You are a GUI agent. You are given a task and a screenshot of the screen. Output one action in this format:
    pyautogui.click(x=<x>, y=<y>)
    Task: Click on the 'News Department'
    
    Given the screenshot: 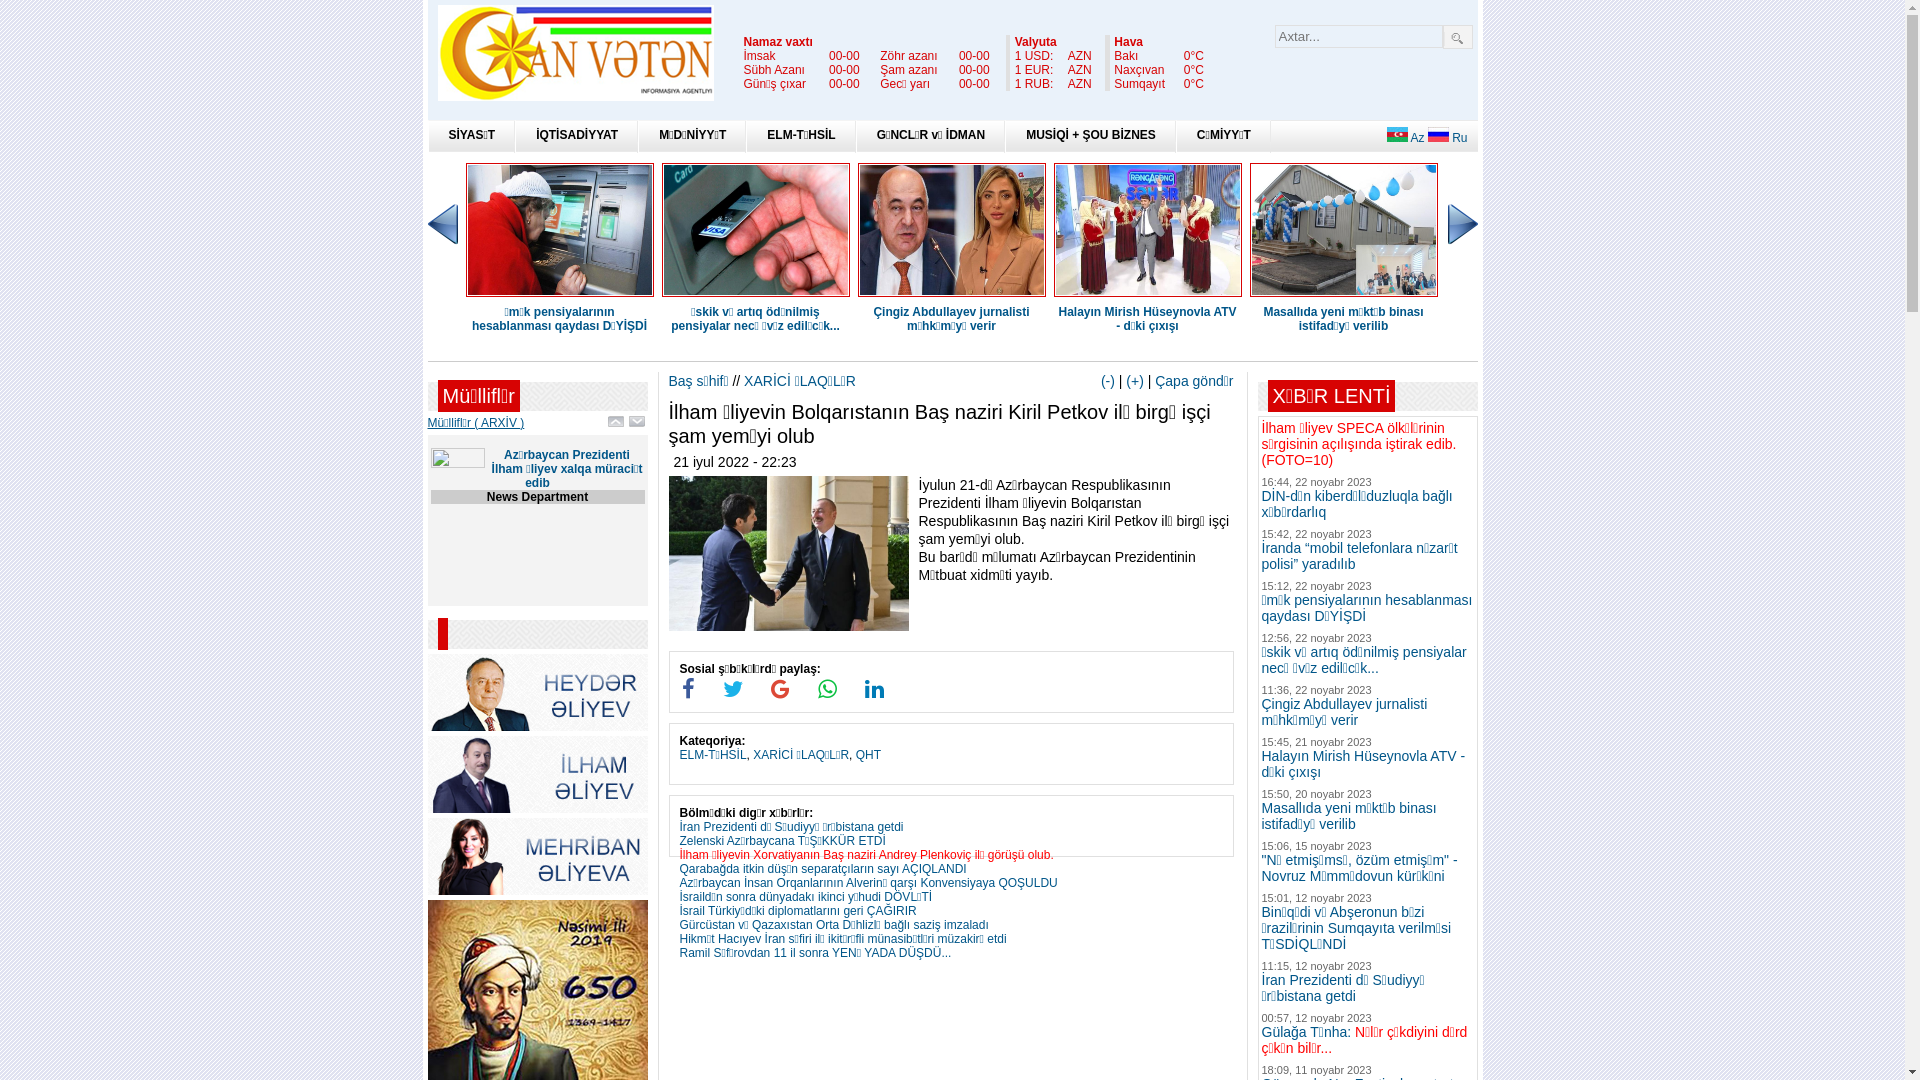 What is the action you would take?
    pyautogui.click(x=537, y=496)
    